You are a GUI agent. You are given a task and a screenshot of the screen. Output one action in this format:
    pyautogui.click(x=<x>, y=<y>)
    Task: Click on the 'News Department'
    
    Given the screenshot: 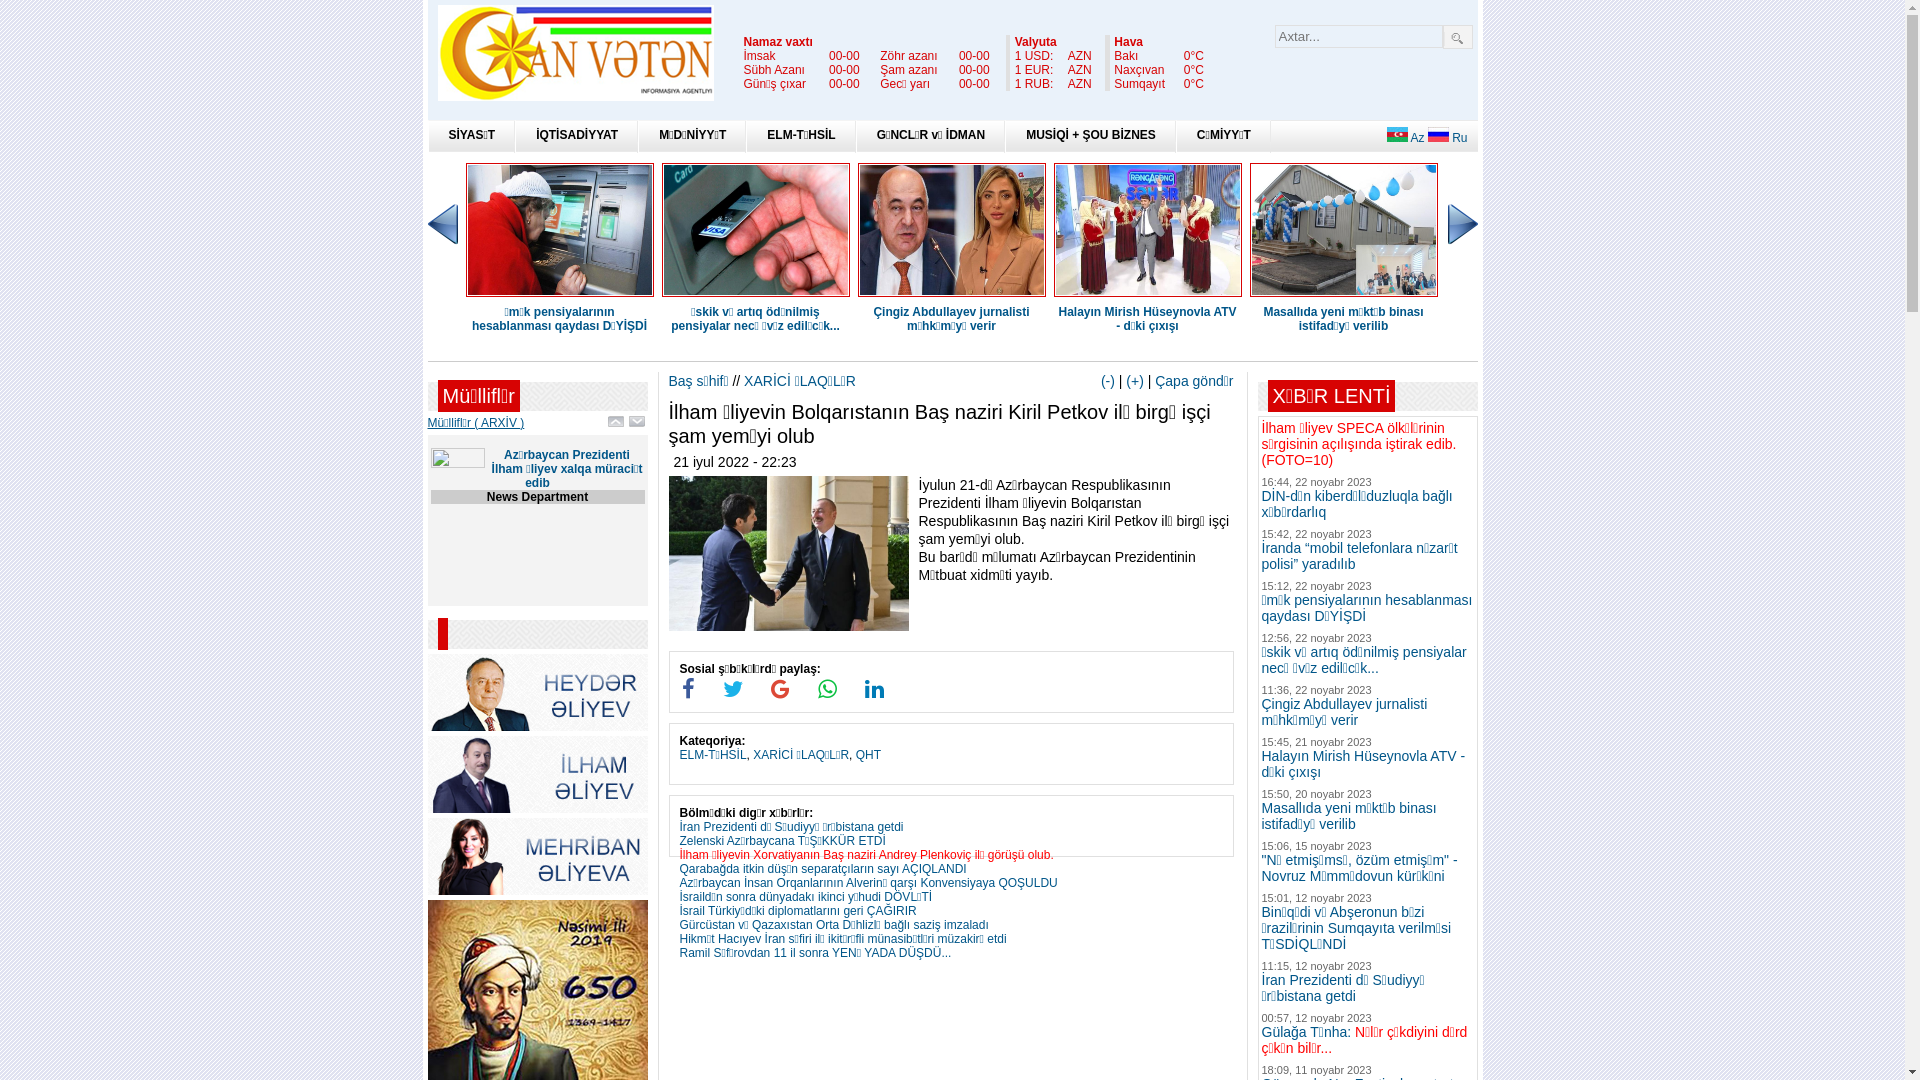 What is the action you would take?
    pyautogui.click(x=537, y=496)
    